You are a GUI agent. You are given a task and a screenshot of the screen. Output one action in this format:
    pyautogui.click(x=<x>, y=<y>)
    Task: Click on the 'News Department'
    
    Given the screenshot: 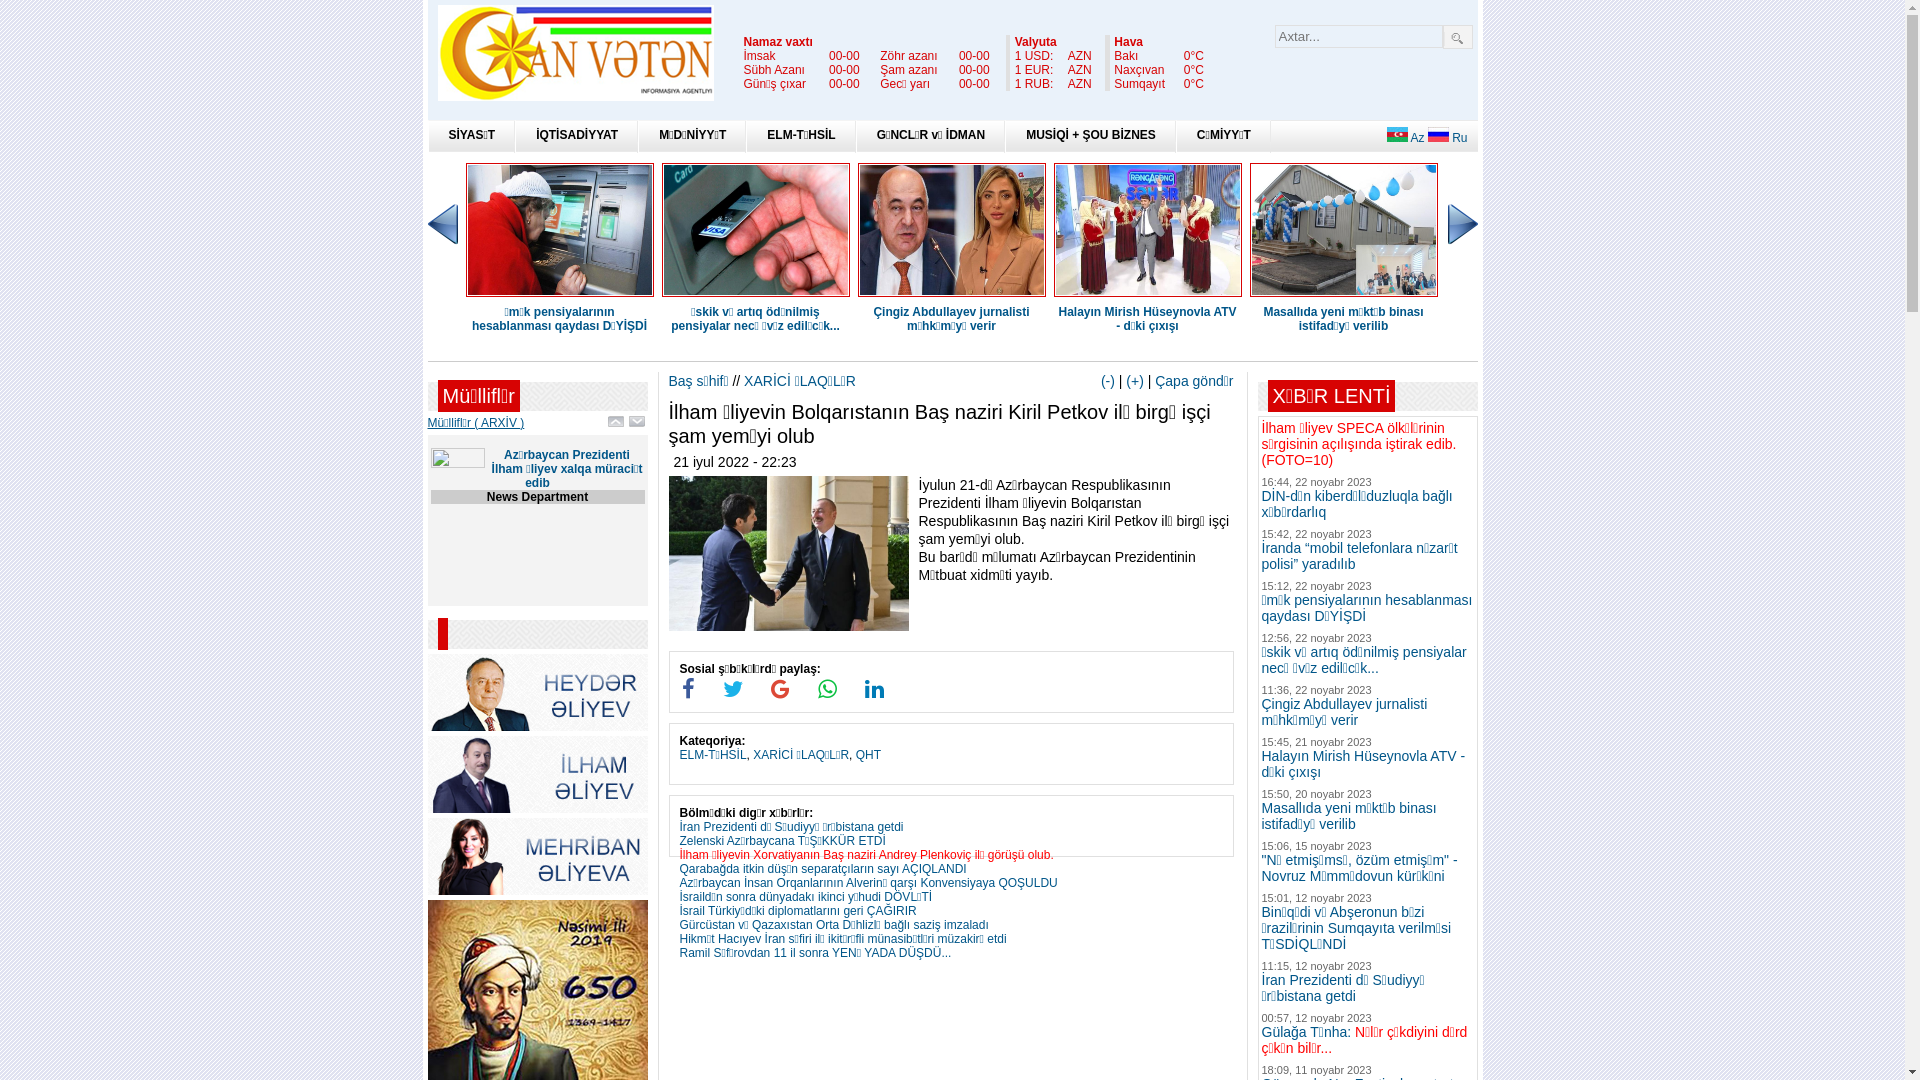 What is the action you would take?
    pyautogui.click(x=537, y=496)
    